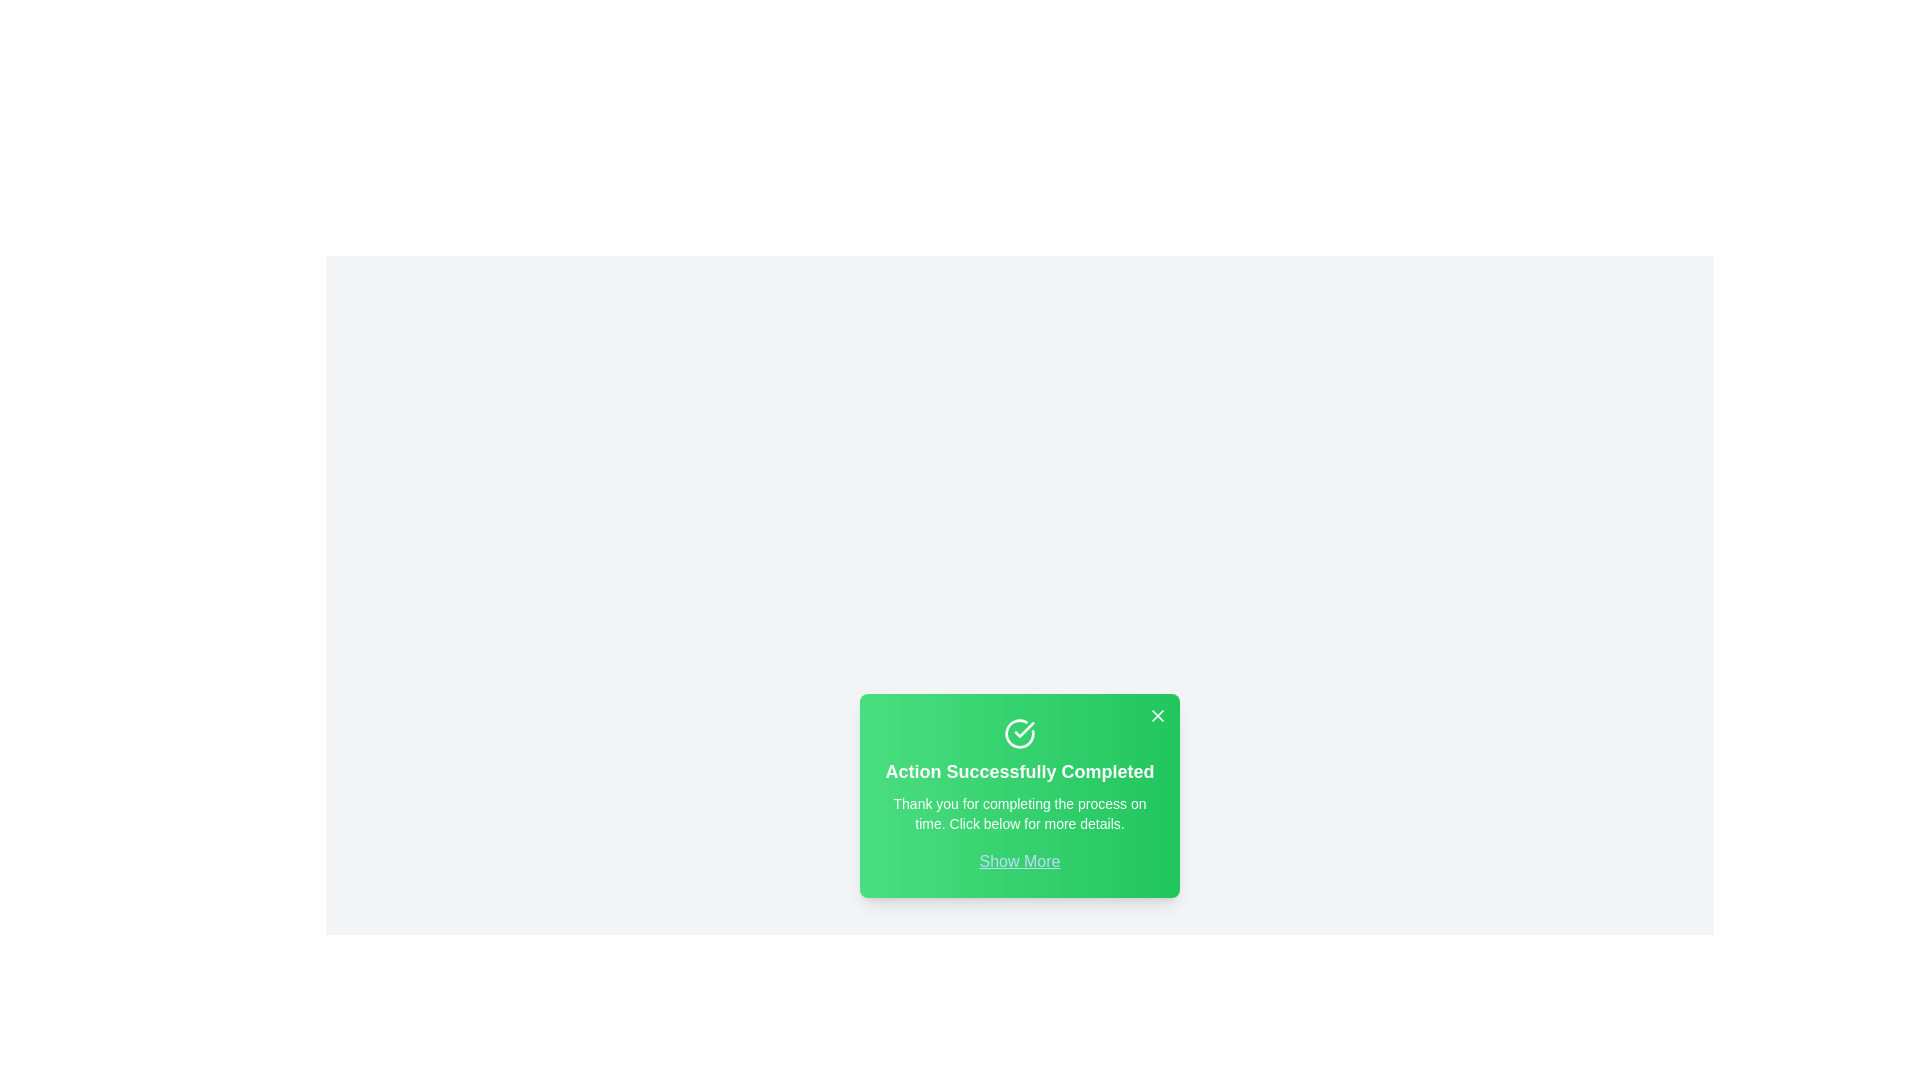  I want to click on 'Show More' button to toggle the visibility of additional details, so click(1019, 860).